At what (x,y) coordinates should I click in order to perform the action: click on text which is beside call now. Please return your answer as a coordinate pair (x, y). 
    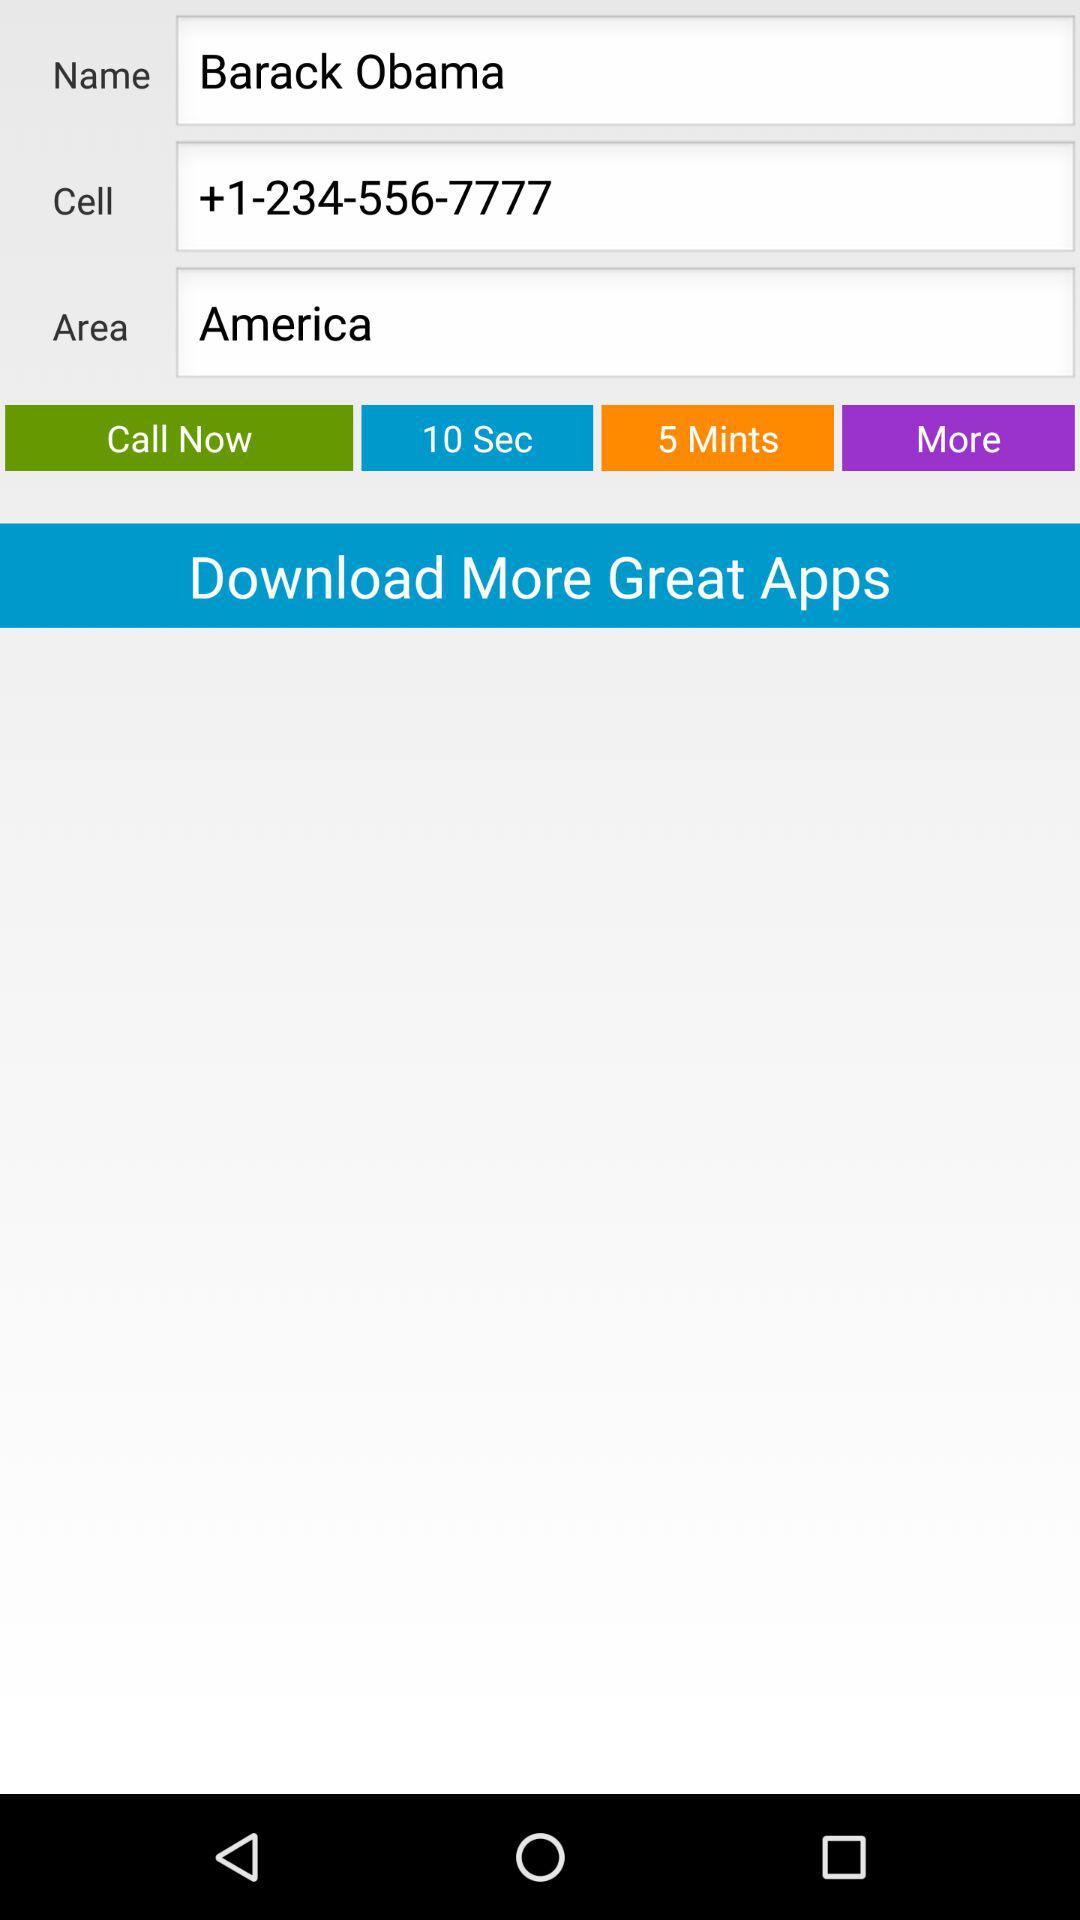
    Looking at the image, I should click on (477, 436).